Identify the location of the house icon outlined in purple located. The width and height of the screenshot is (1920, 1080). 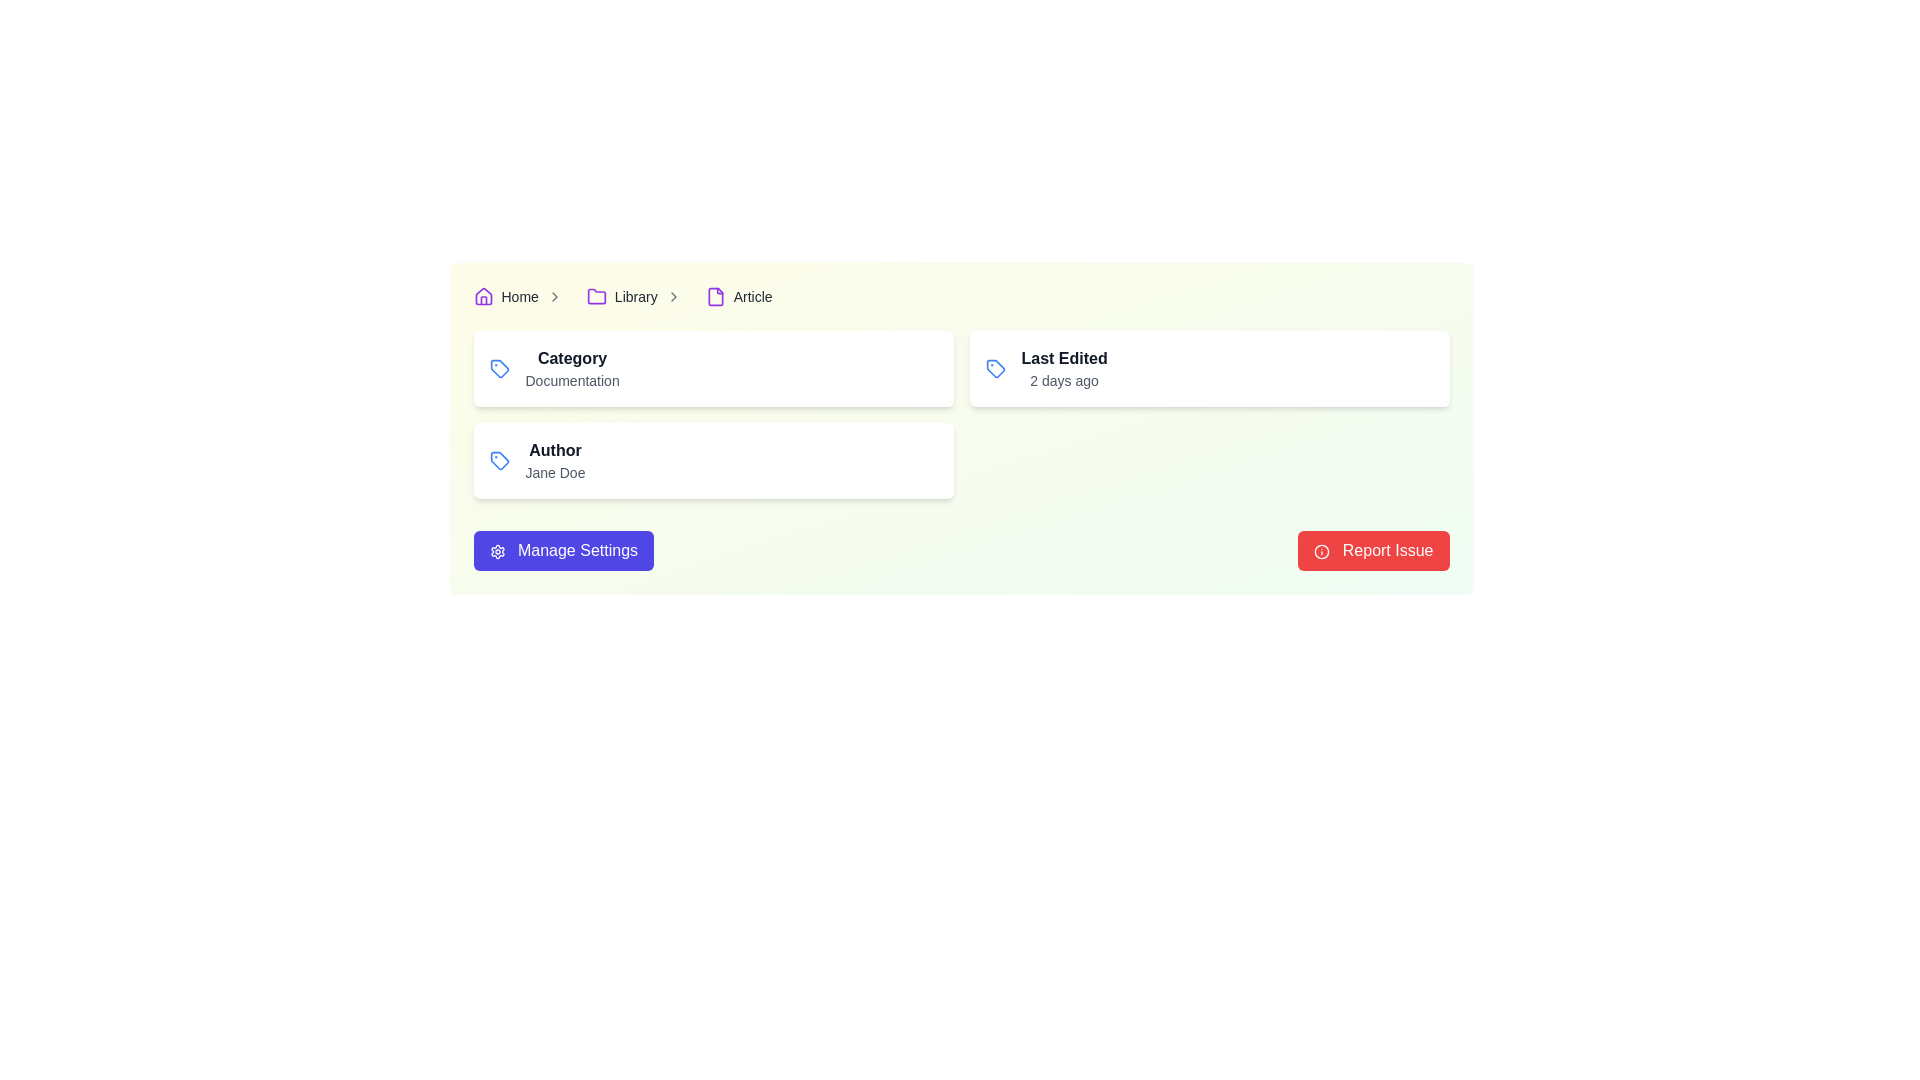
(483, 297).